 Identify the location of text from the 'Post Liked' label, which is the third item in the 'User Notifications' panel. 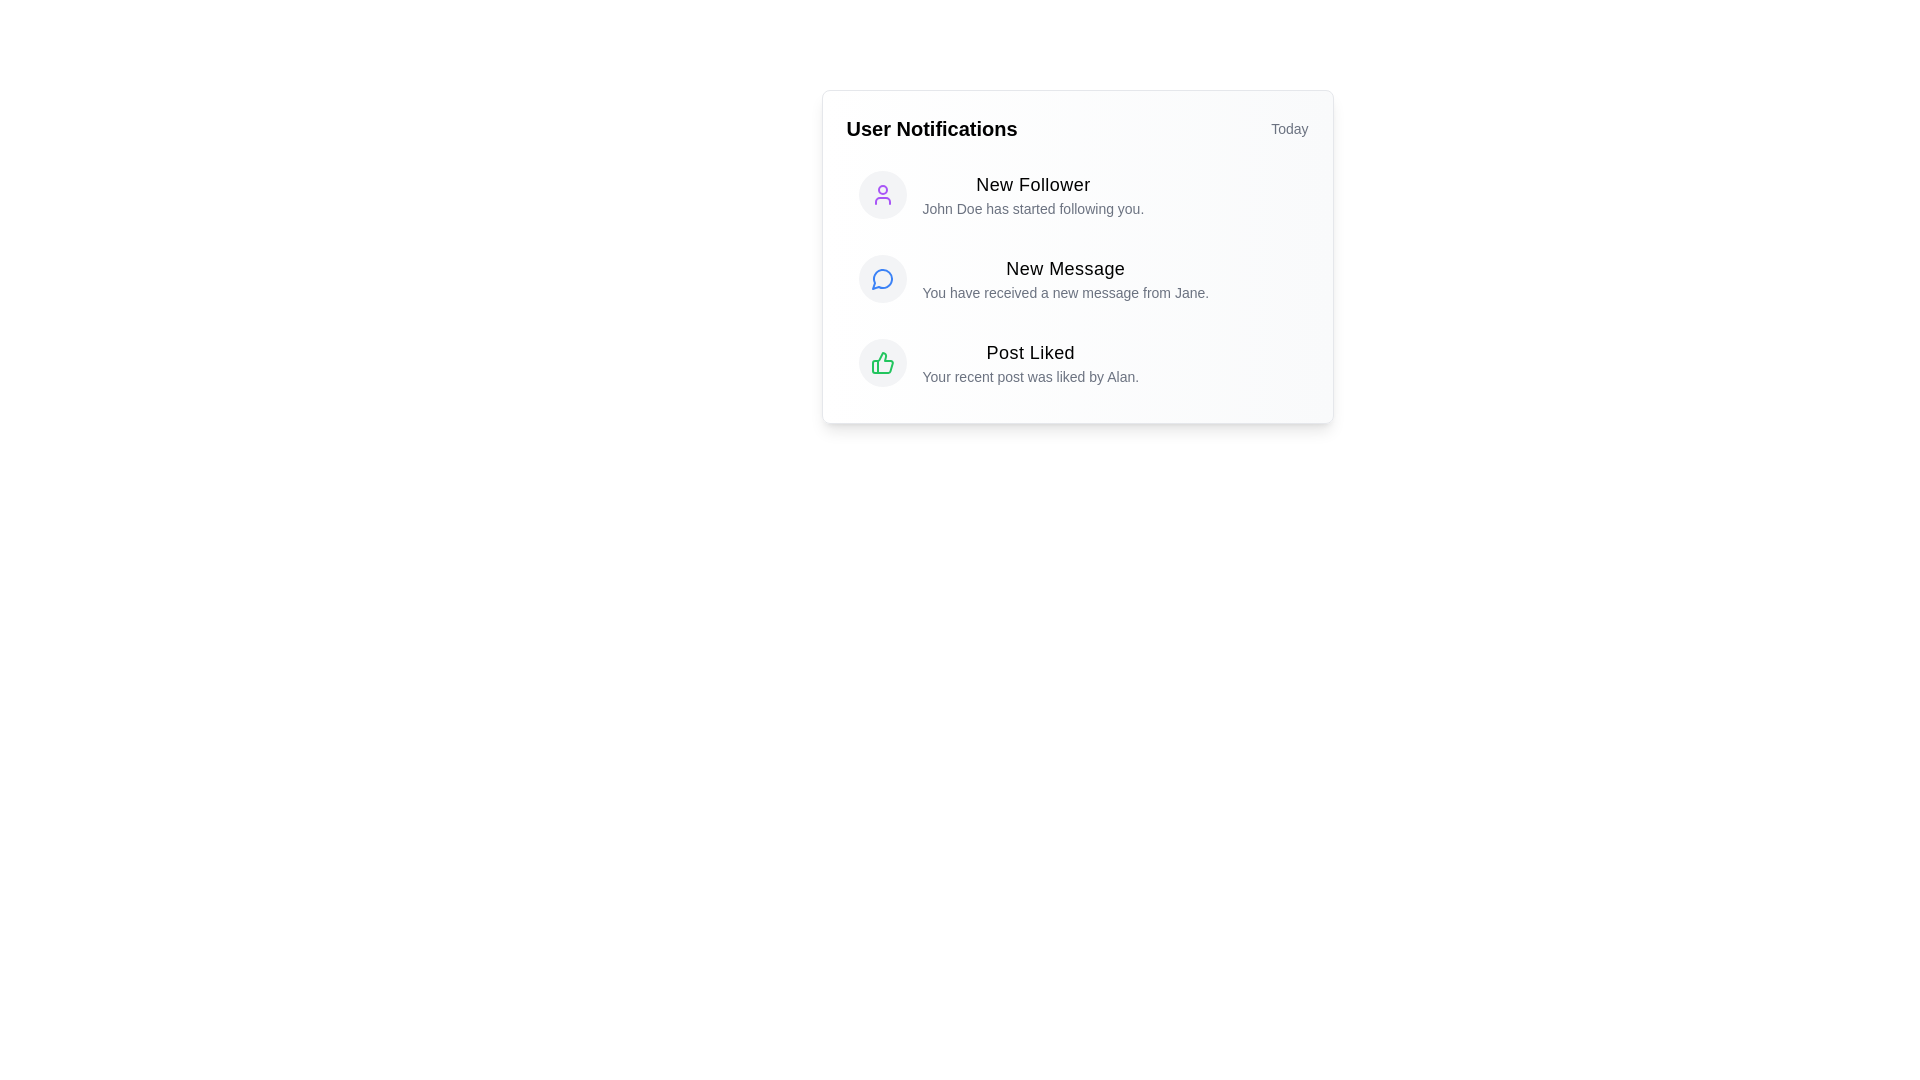
(1030, 352).